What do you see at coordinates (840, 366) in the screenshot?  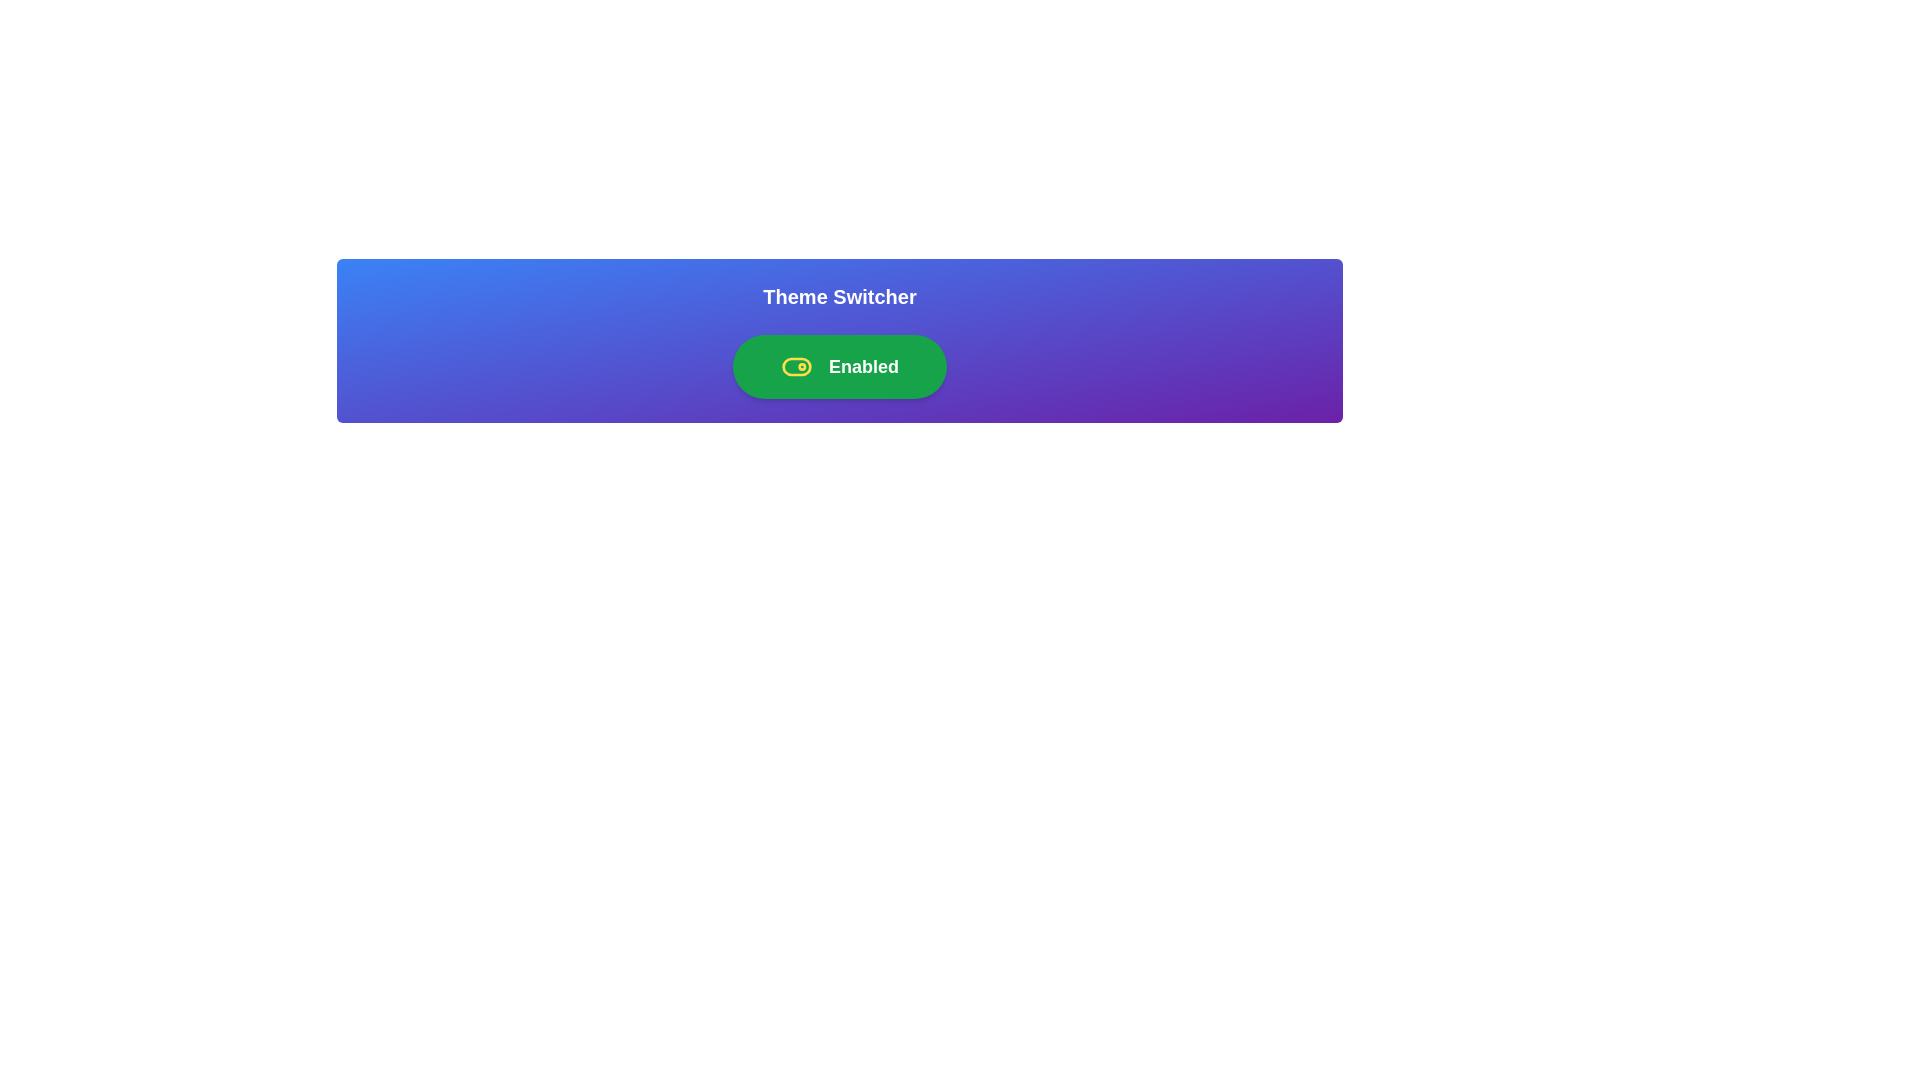 I see `the central toggle button to change the theme state` at bounding box center [840, 366].